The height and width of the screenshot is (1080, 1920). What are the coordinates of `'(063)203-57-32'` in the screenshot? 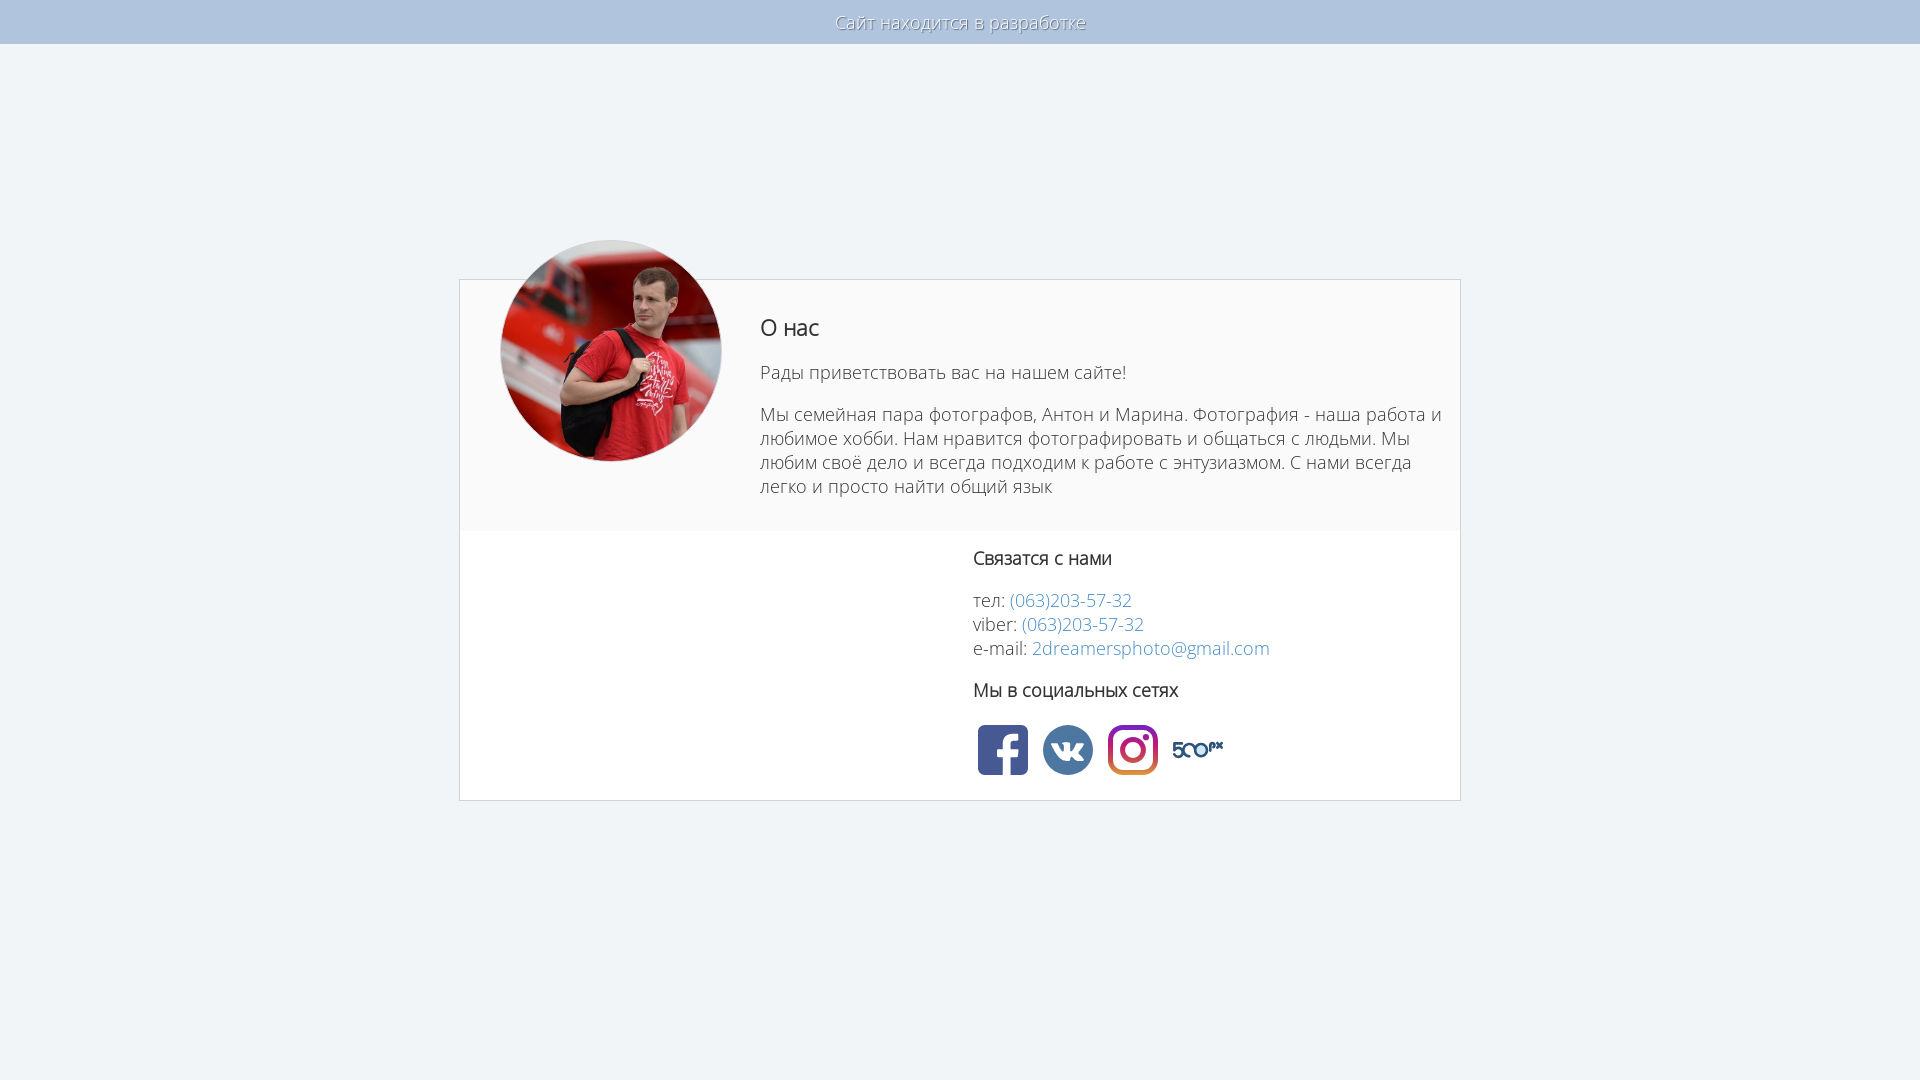 It's located at (1082, 623).